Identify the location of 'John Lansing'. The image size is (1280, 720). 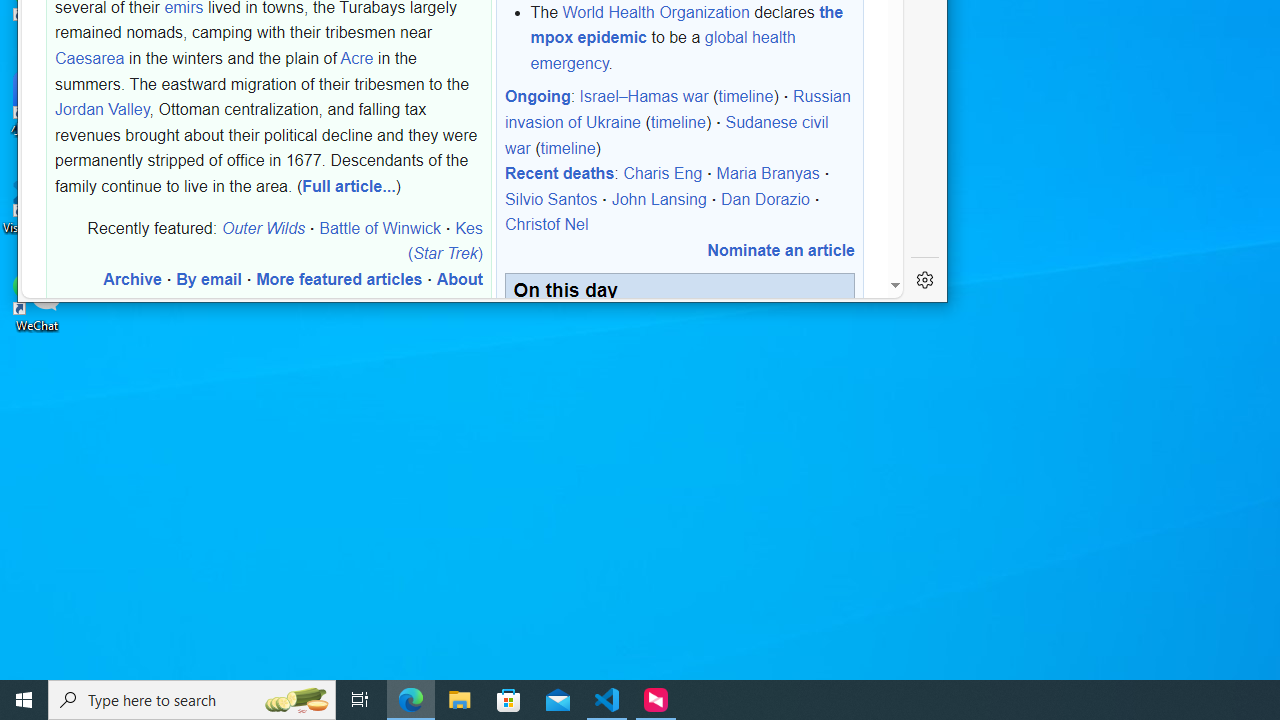
(658, 199).